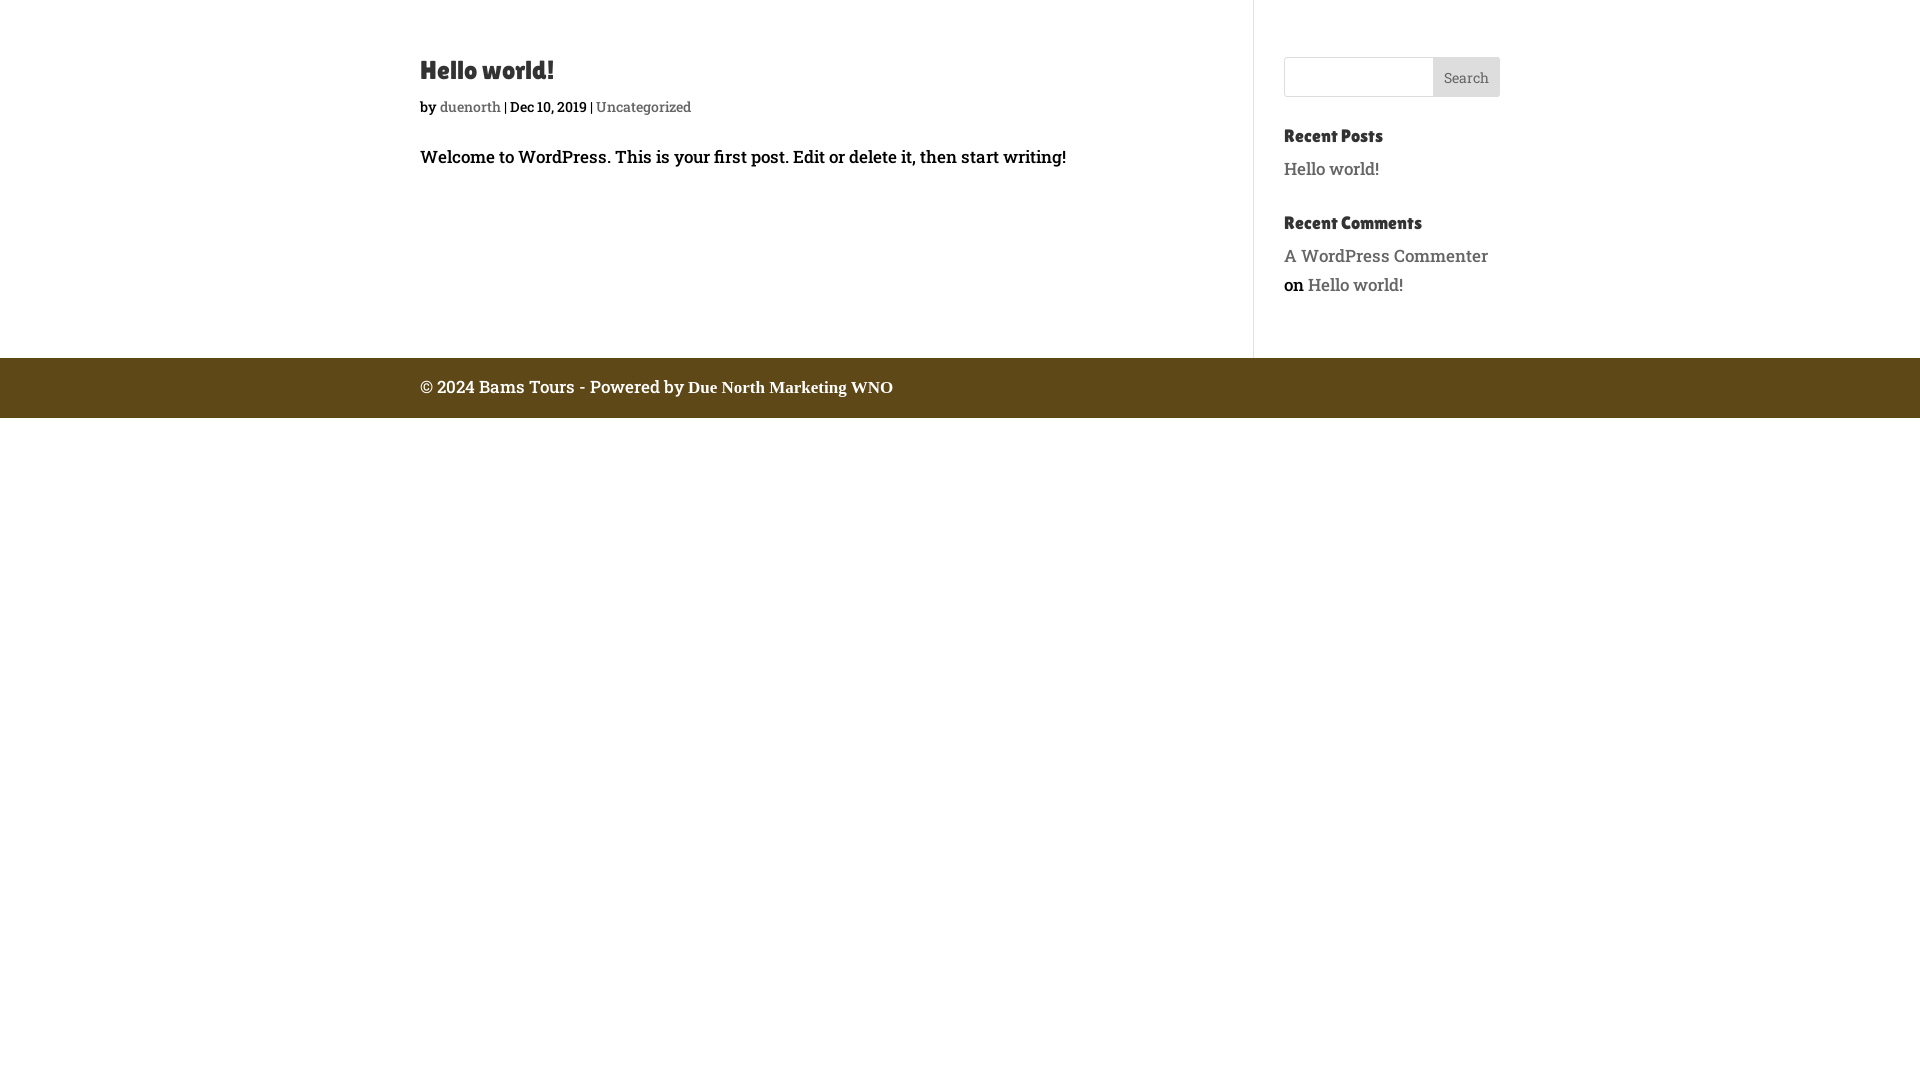 This screenshot has width=1920, height=1080. What do you see at coordinates (850, 387) in the screenshot?
I see `'WNO'` at bounding box center [850, 387].